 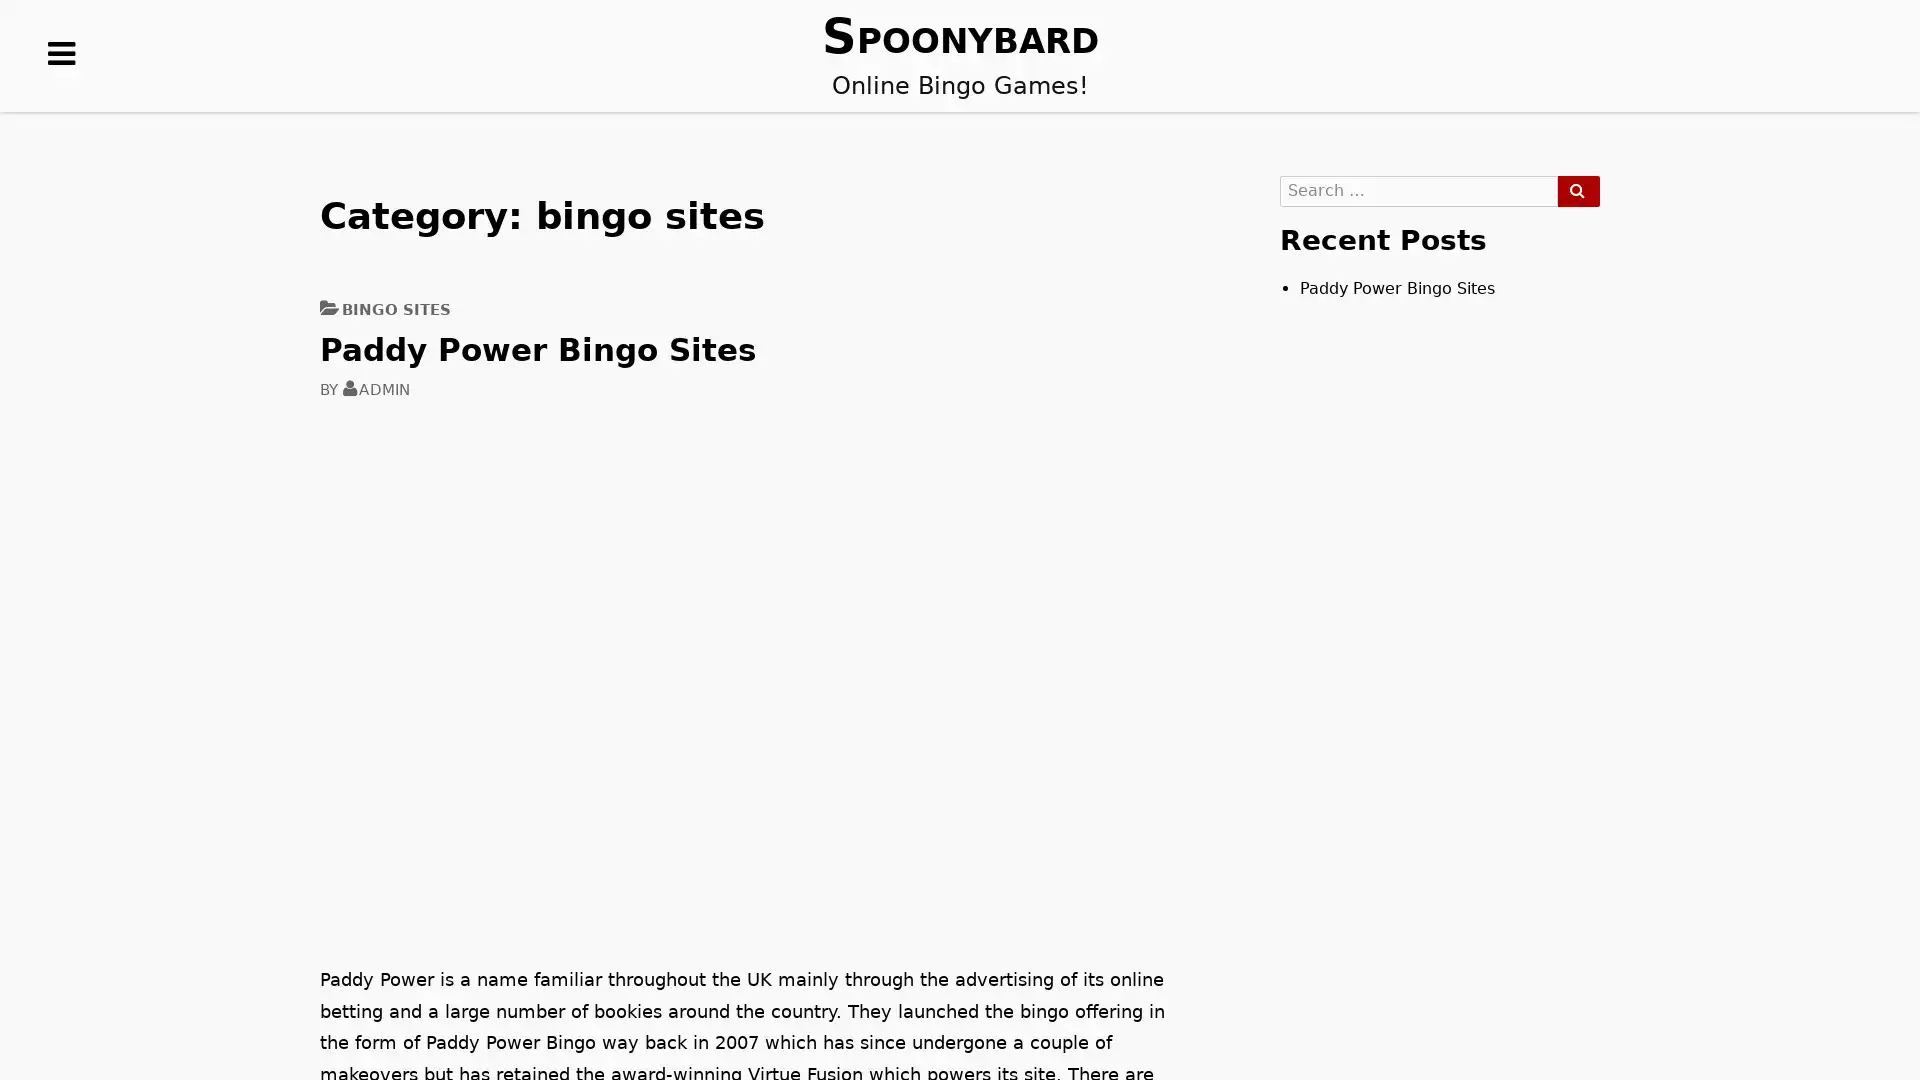 What do you see at coordinates (62, 84) in the screenshot?
I see `MENUS` at bounding box center [62, 84].